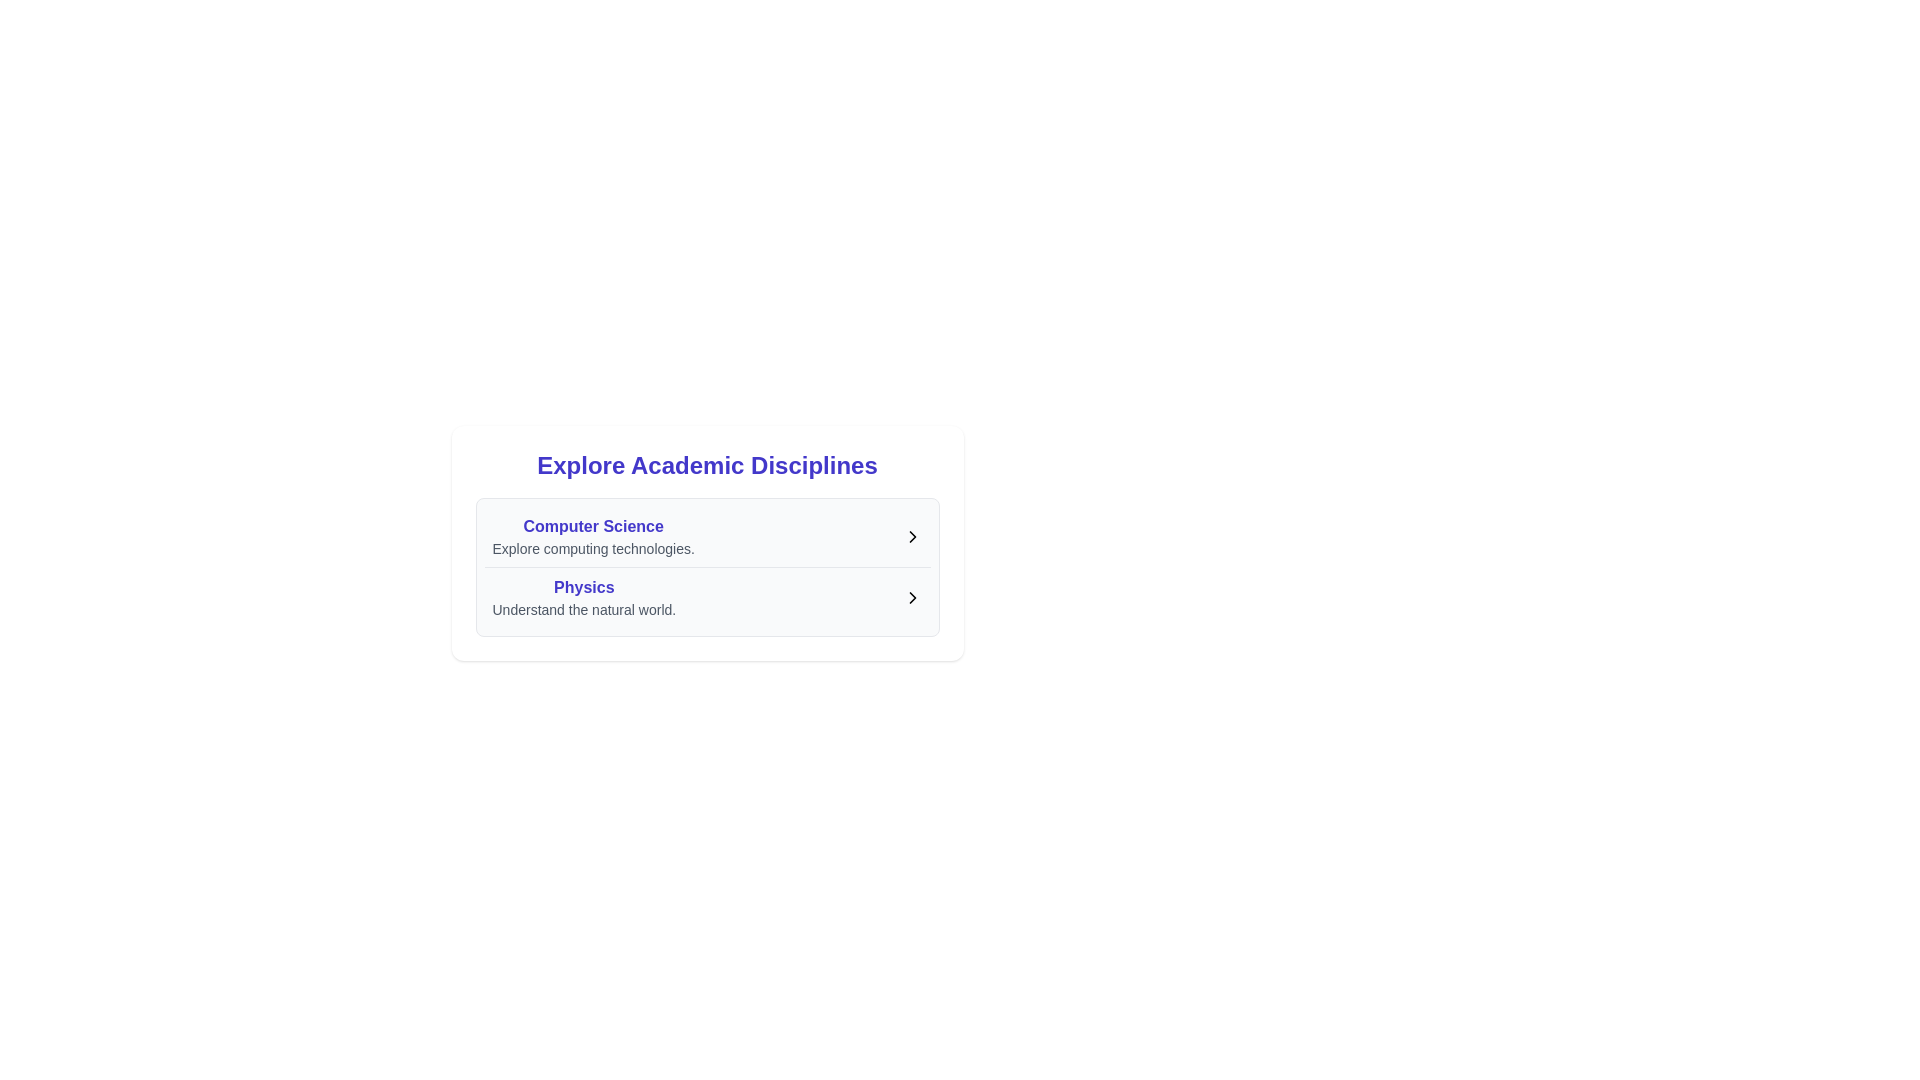  Describe the element at coordinates (707, 567) in the screenshot. I see `the 'Computer Science' or 'Physics' item within the vertically stacked list of navigation links, which is enclosed in a light-gray background and has rounded corners` at that location.